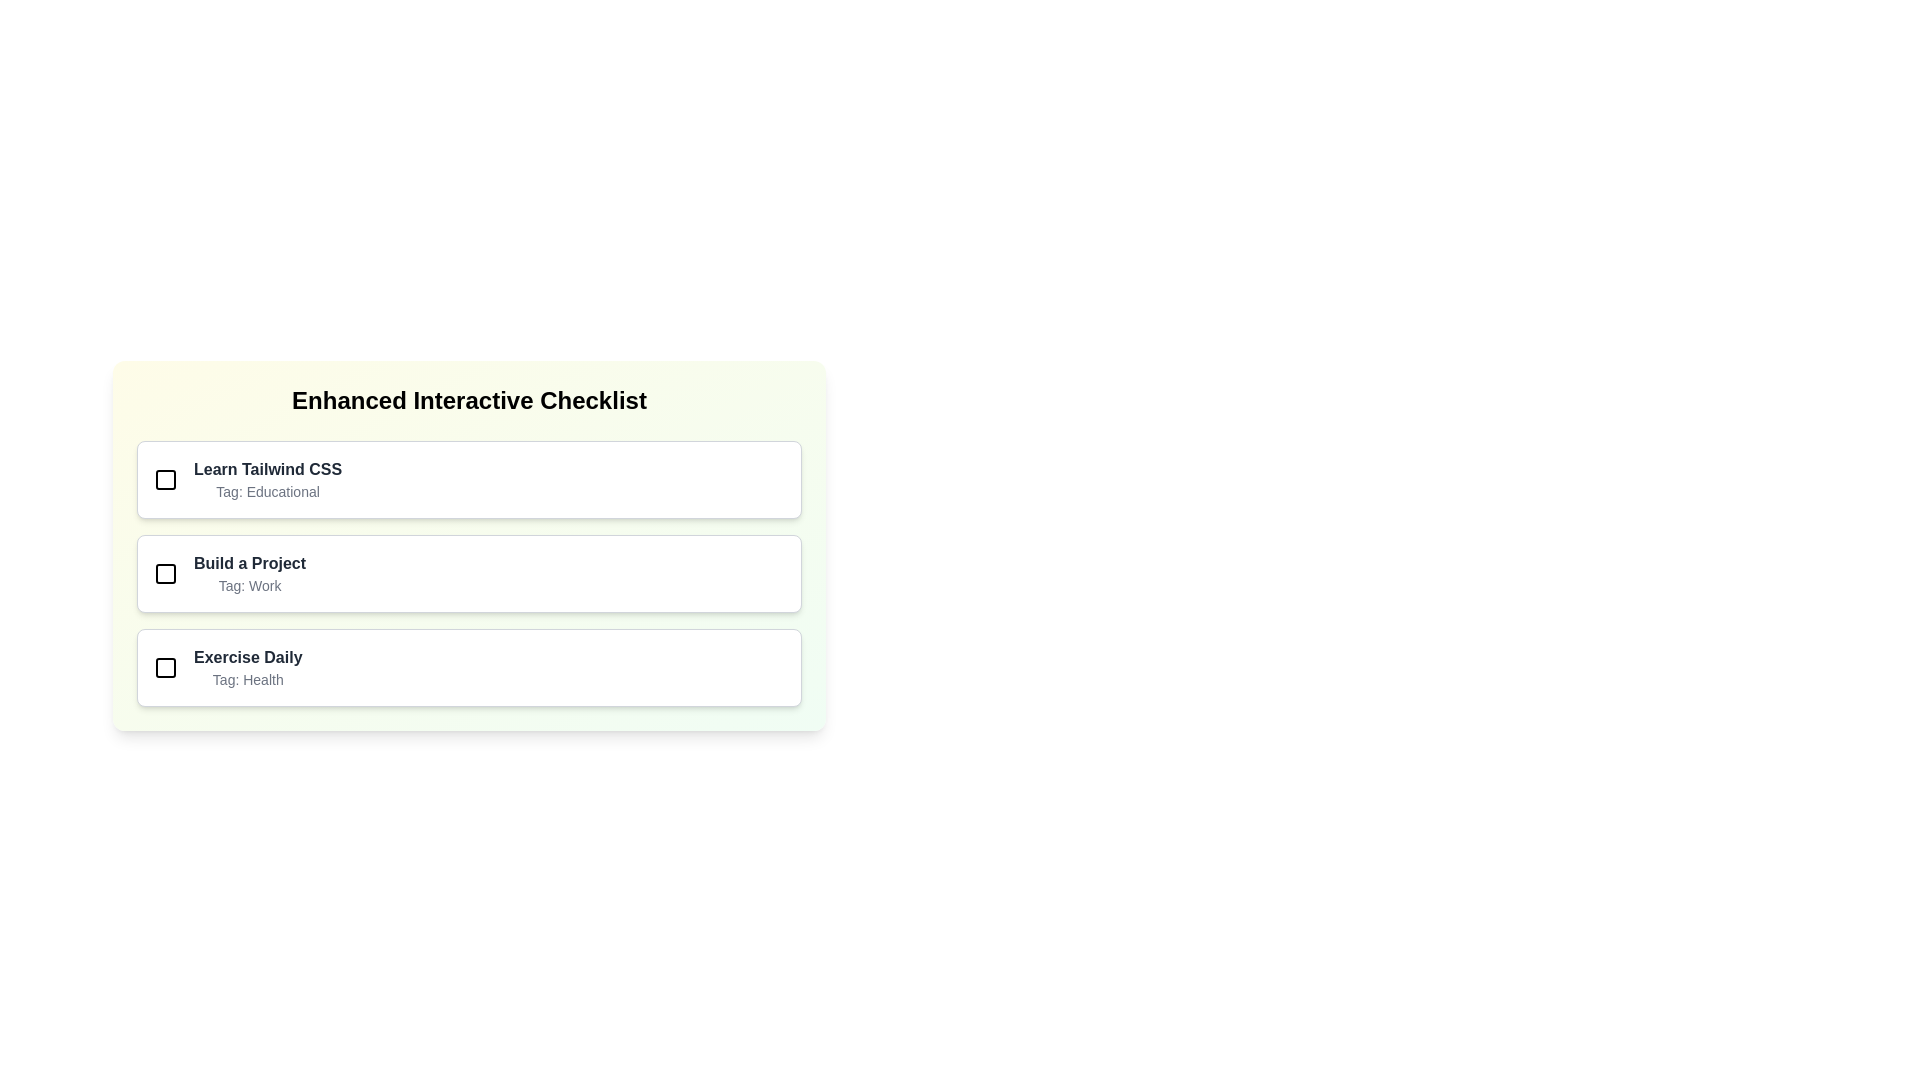 This screenshot has width=1920, height=1080. What do you see at coordinates (166, 667) in the screenshot?
I see `the square-shaped graphical icon located in the leftmost region of the list item containing the text 'Exercise Daily' and the subtext 'Tag: Health'` at bounding box center [166, 667].